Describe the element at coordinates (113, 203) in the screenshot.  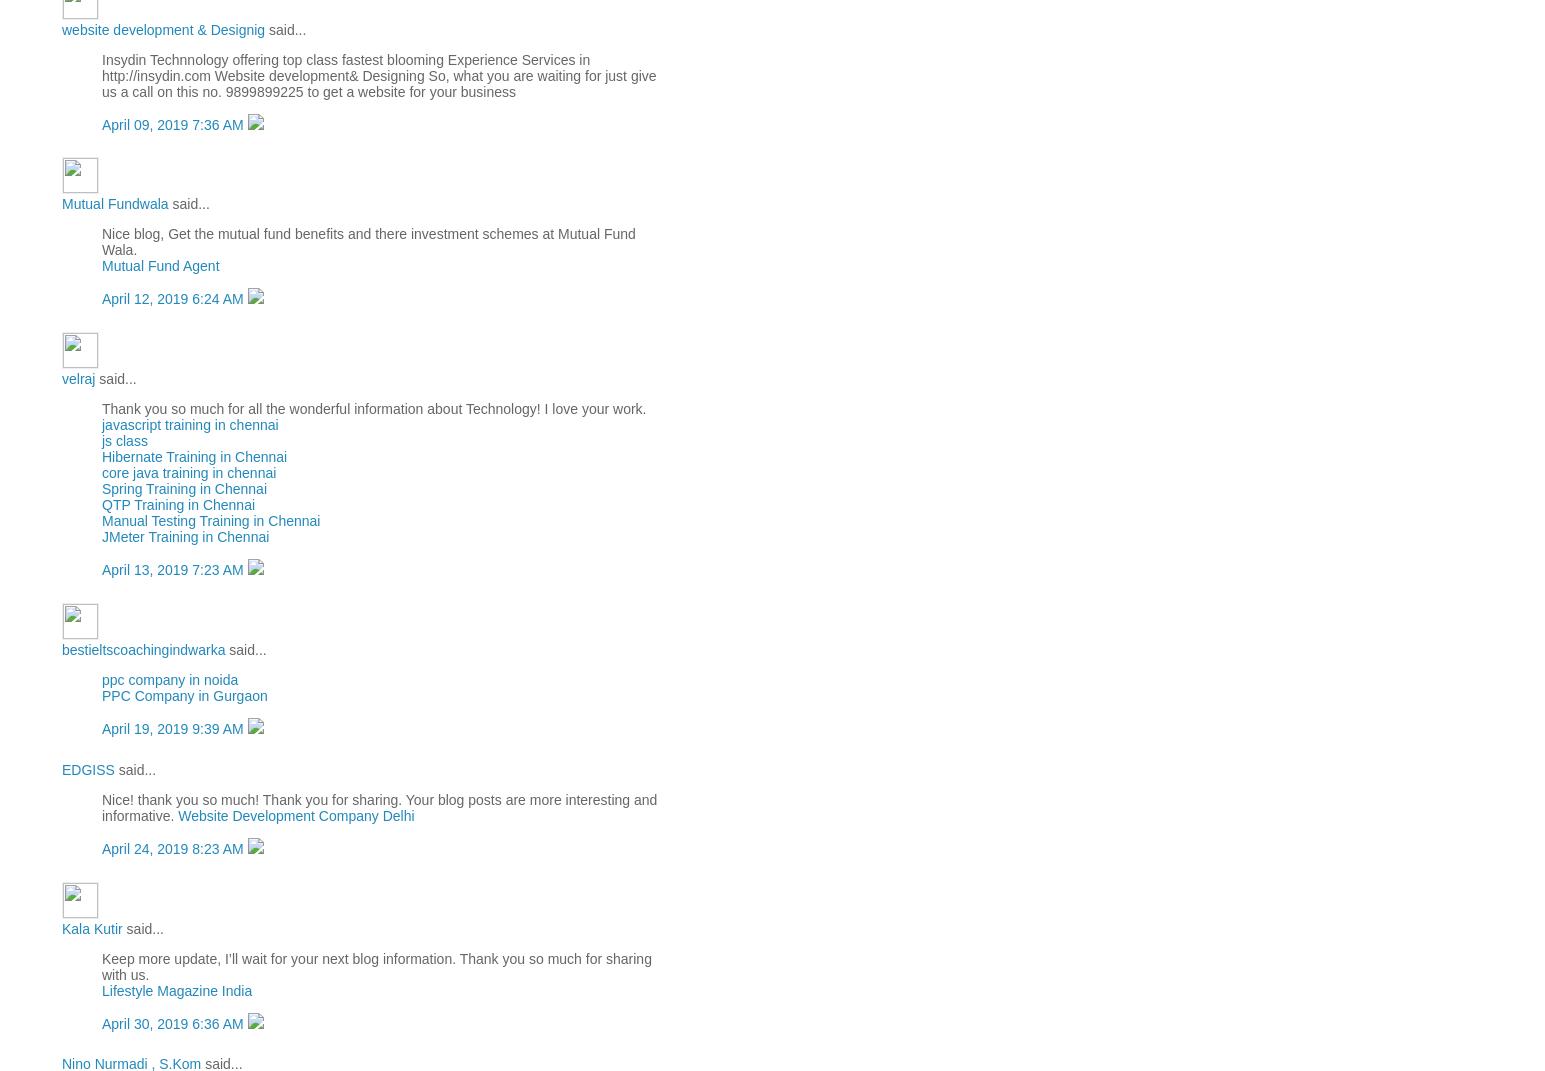
I see `'Mutual Fundwala'` at that location.